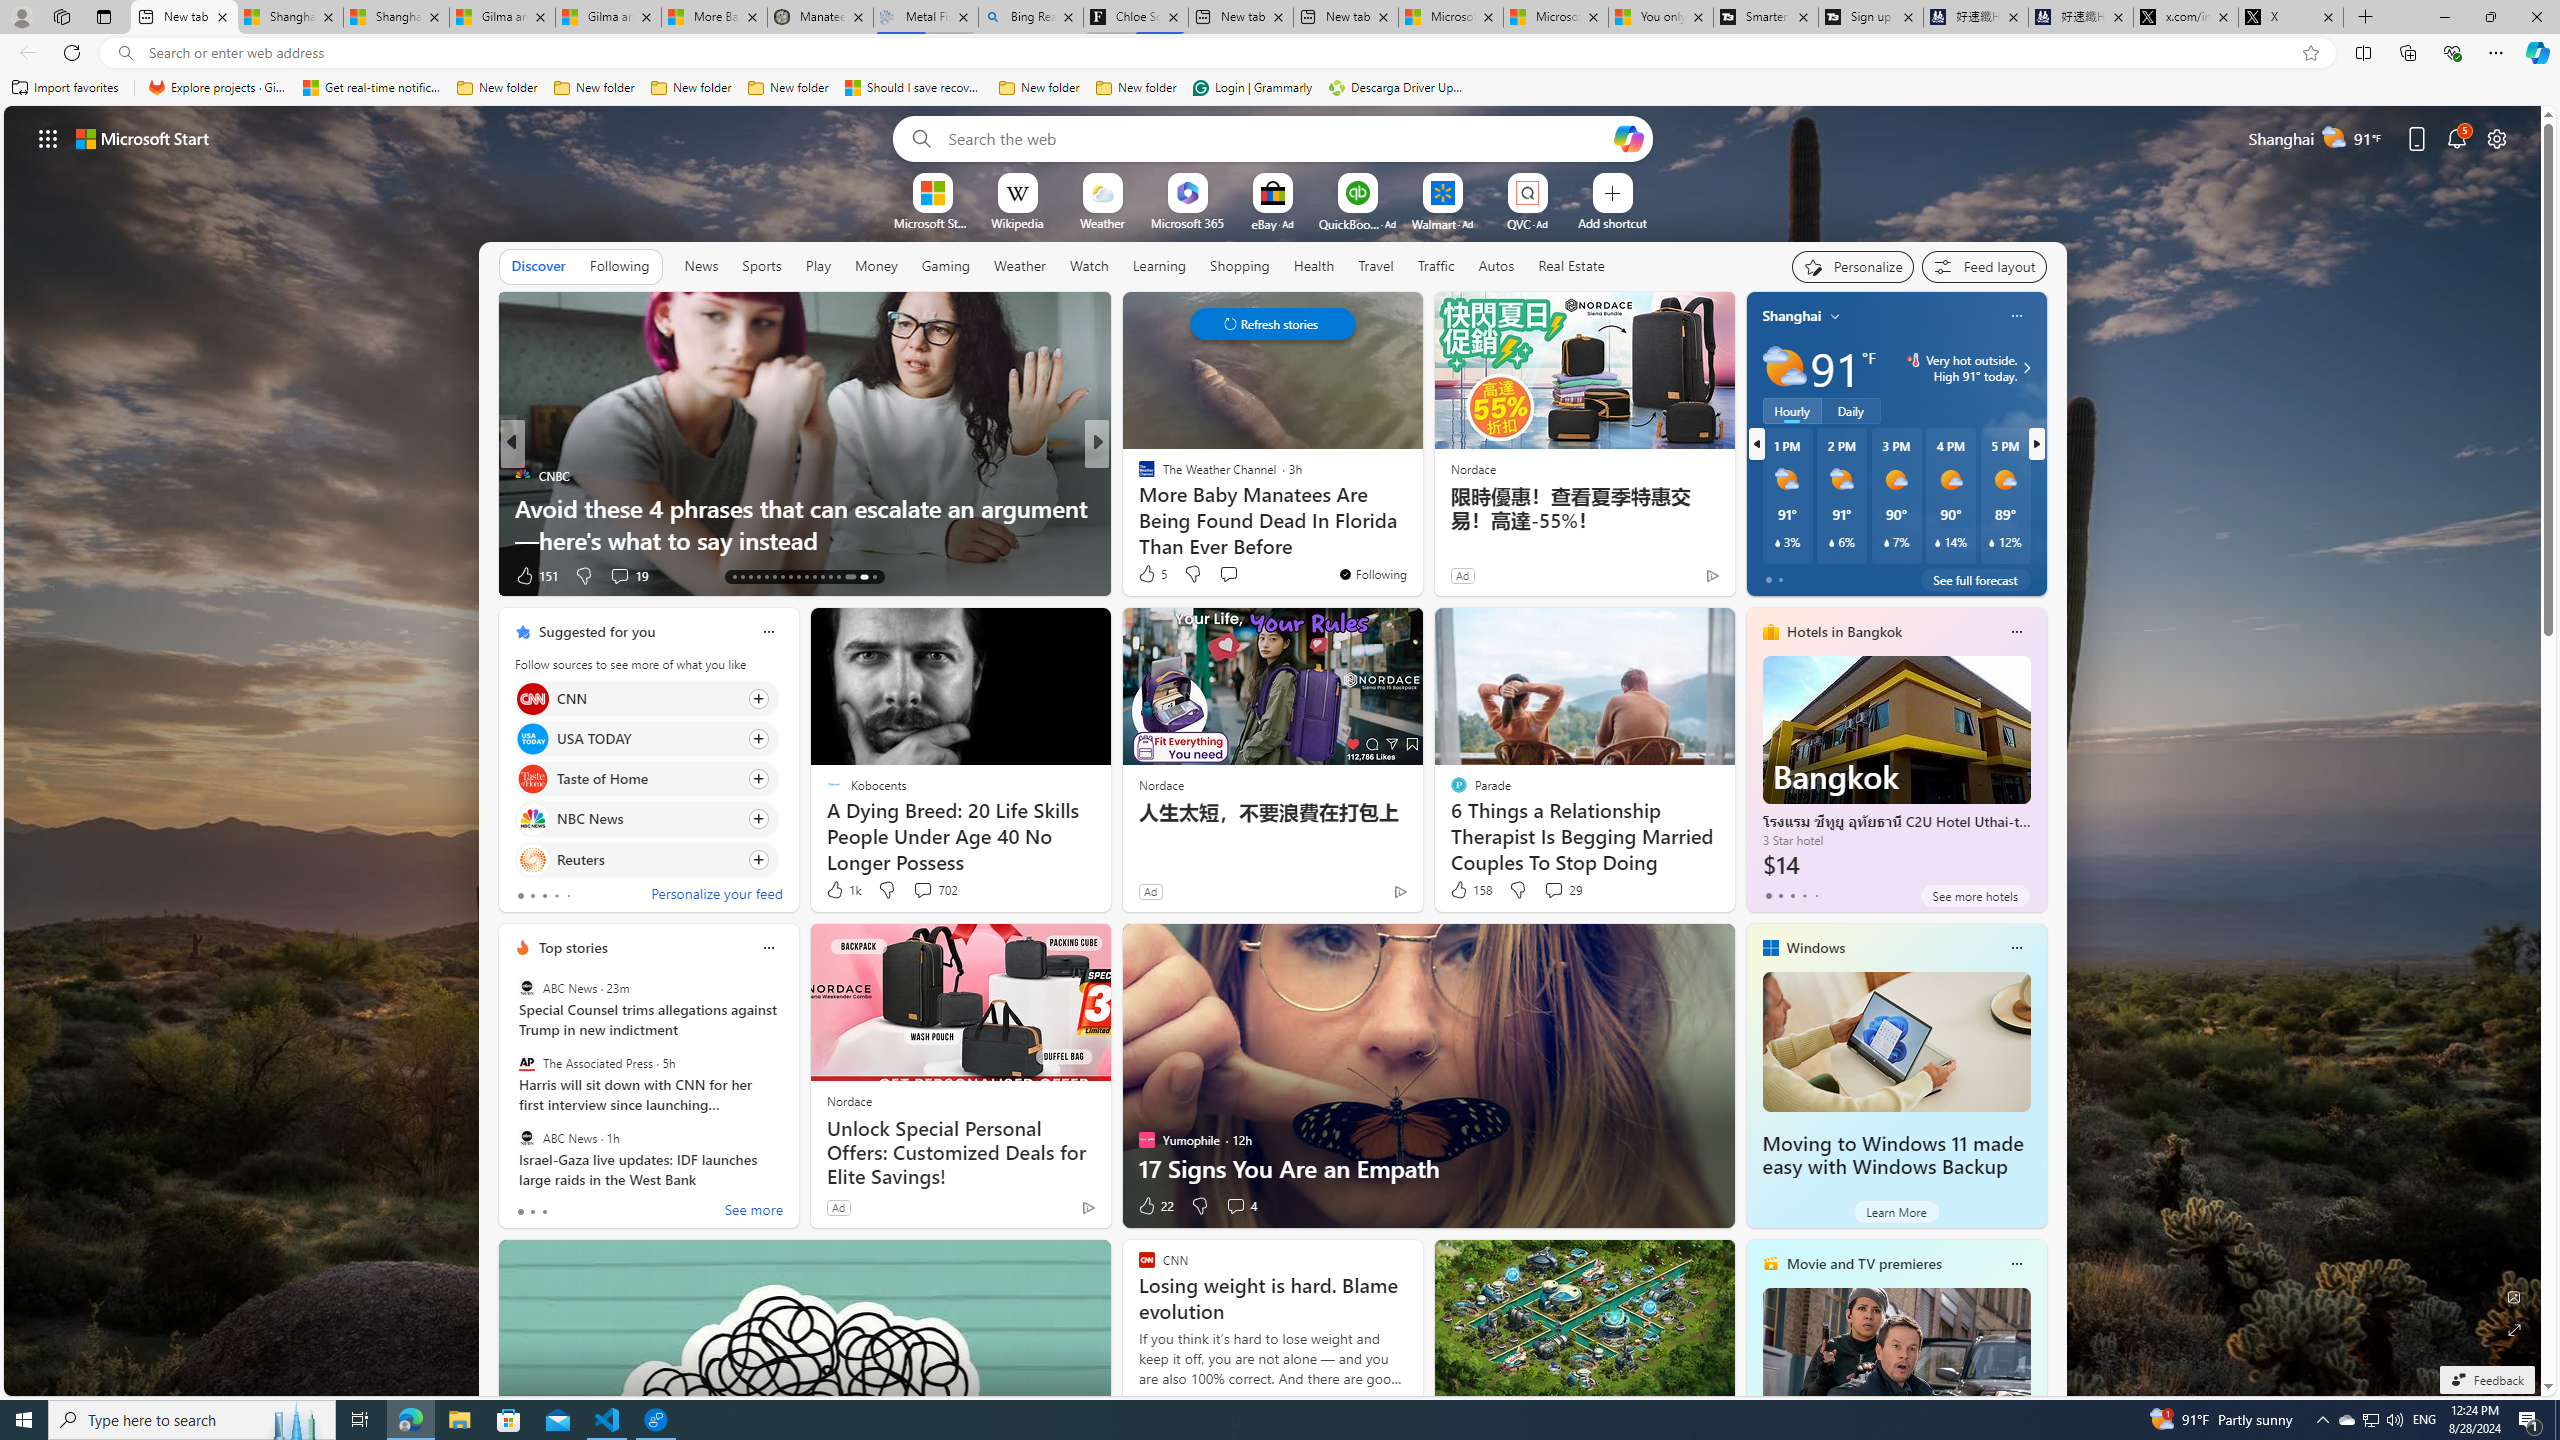 The image size is (2560, 1440). Describe the element at coordinates (1235, 1206) in the screenshot. I see `'View comments 4 Comment'` at that location.